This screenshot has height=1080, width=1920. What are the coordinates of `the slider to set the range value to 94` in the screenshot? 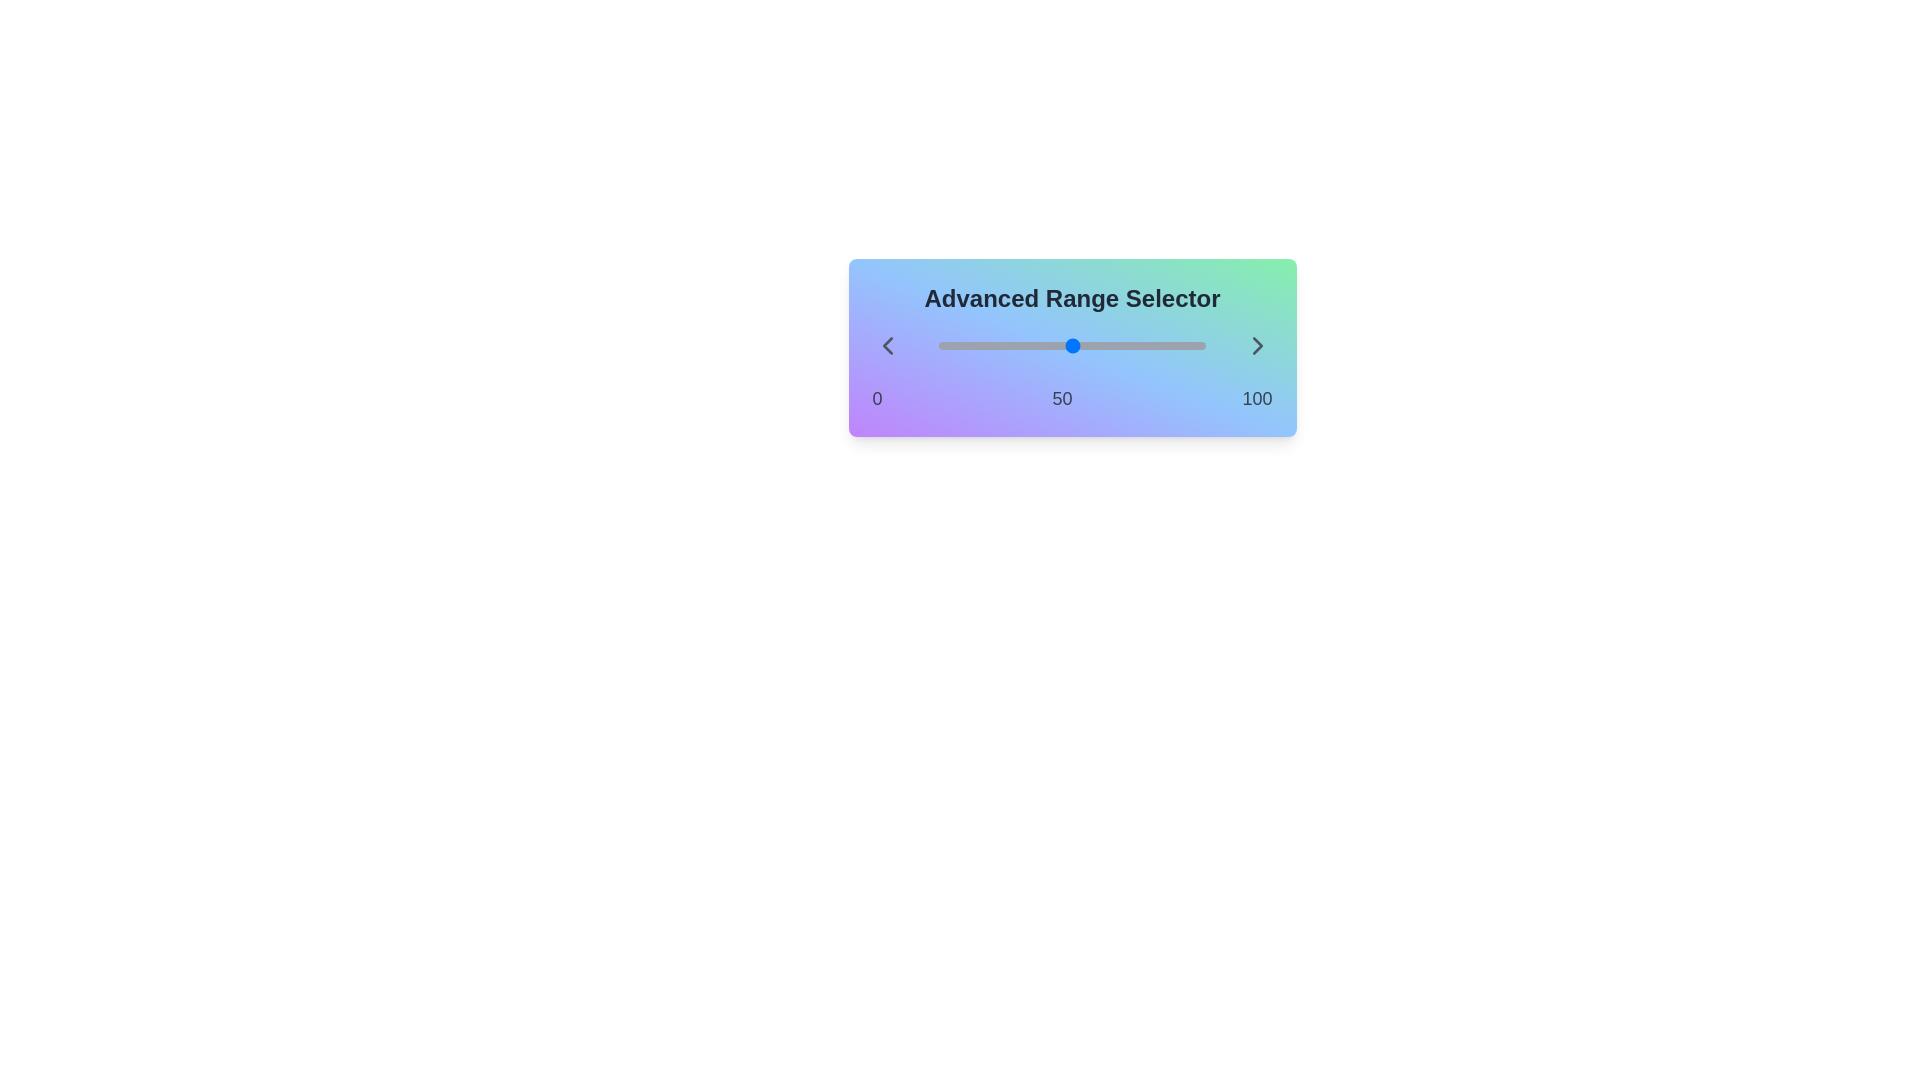 It's located at (938, 345).